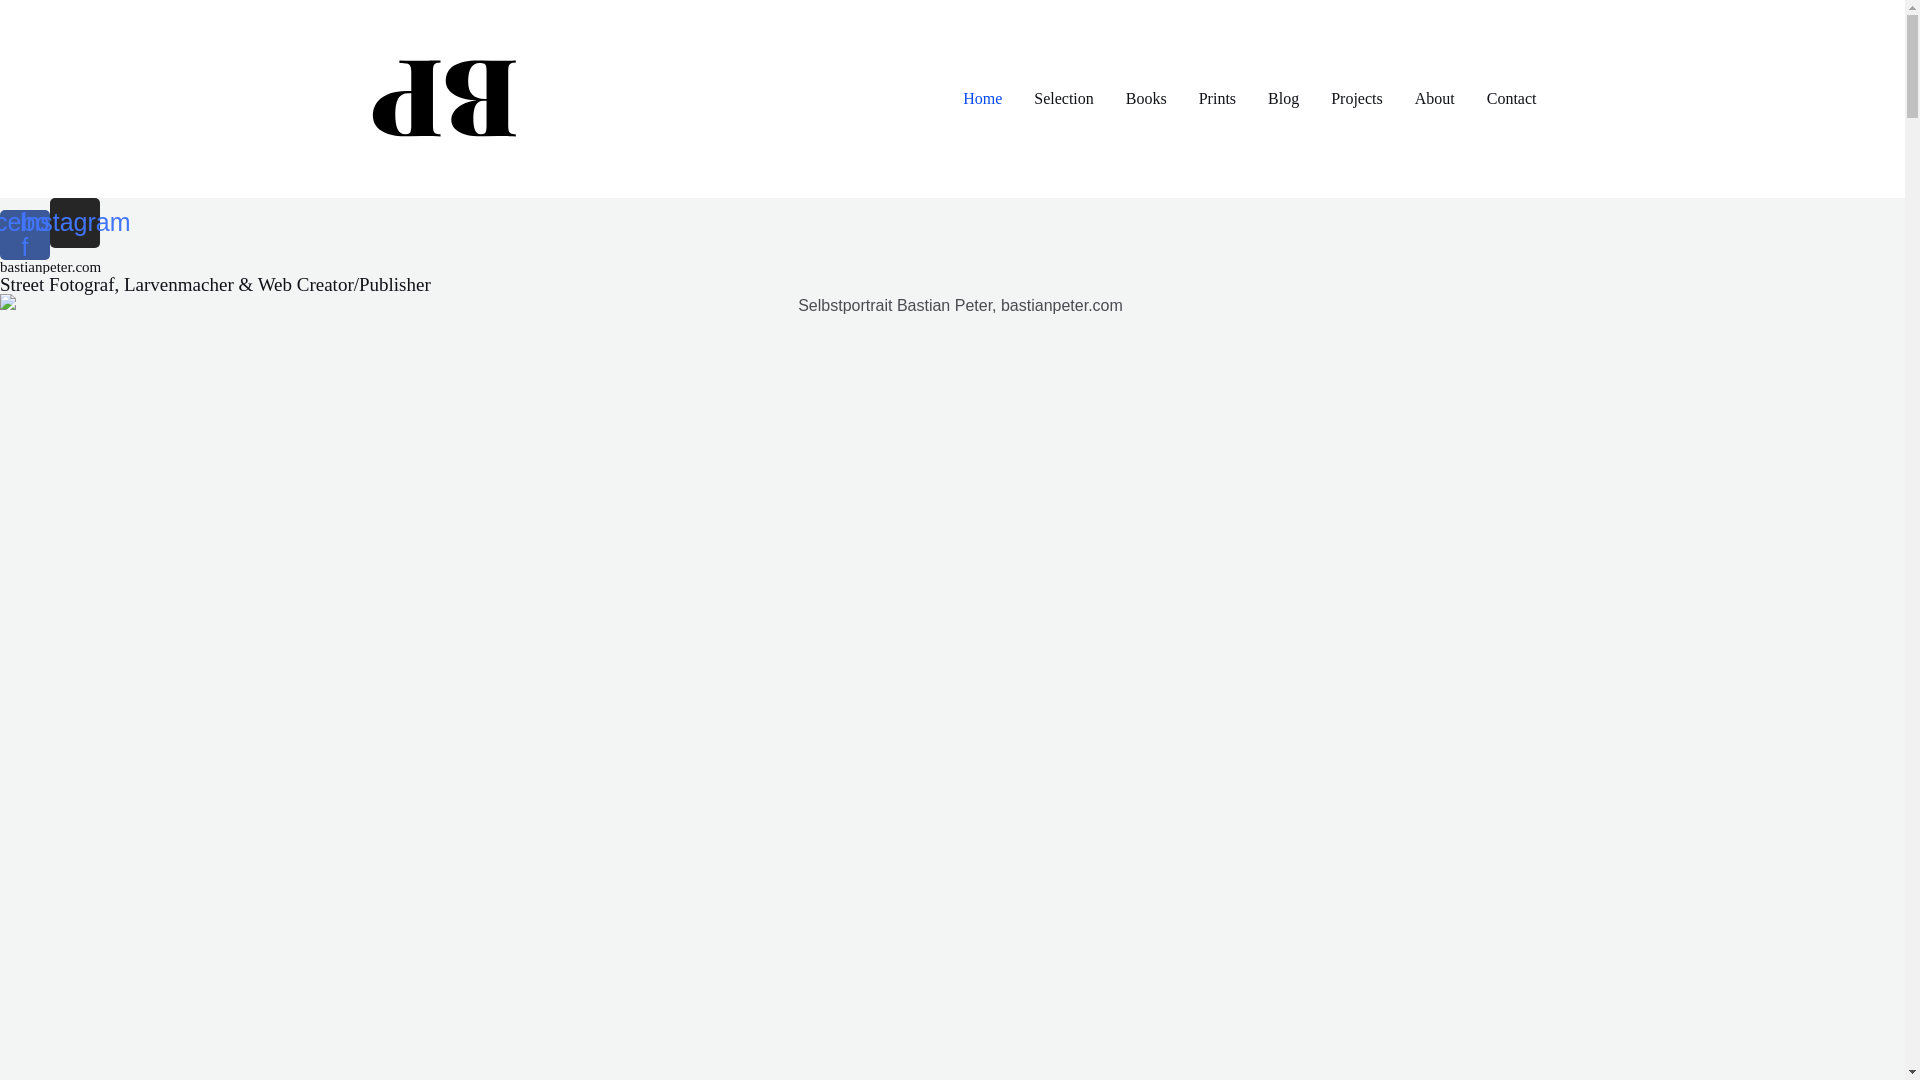 The height and width of the screenshot is (1080, 1920). What do you see at coordinates (24, 234) in the screenshot?
I see `'Facebook-f'` at bounding box center [24, 234].